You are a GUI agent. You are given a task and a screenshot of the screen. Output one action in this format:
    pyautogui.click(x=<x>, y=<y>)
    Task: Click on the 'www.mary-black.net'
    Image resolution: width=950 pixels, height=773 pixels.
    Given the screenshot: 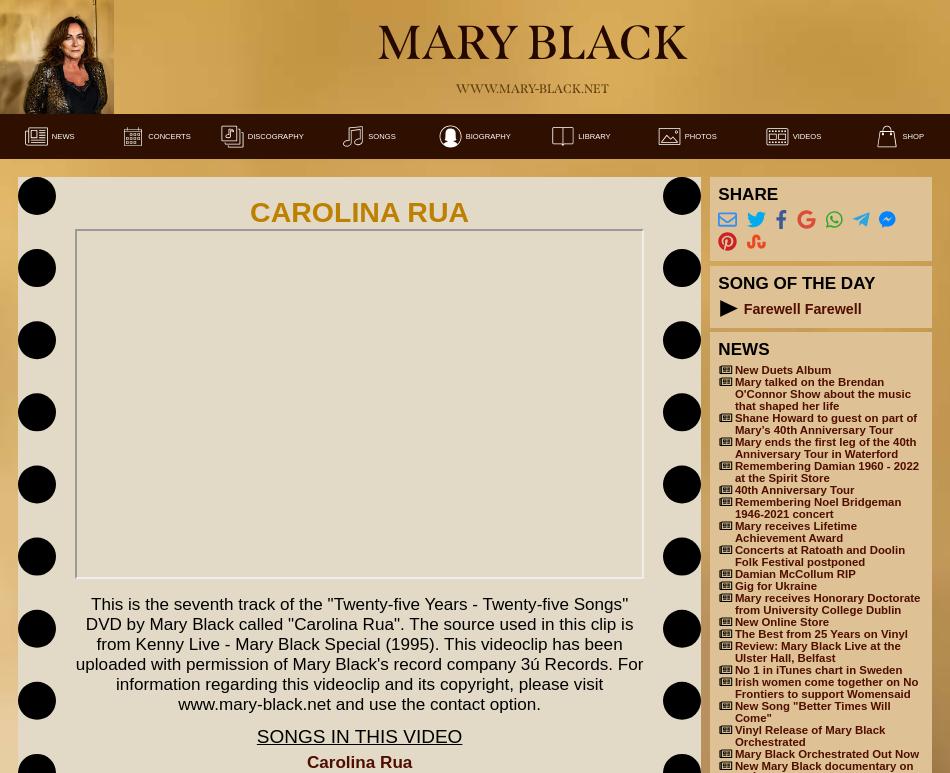 What is the action you would take?
    pyautogui.click(x=531, y=87)
    